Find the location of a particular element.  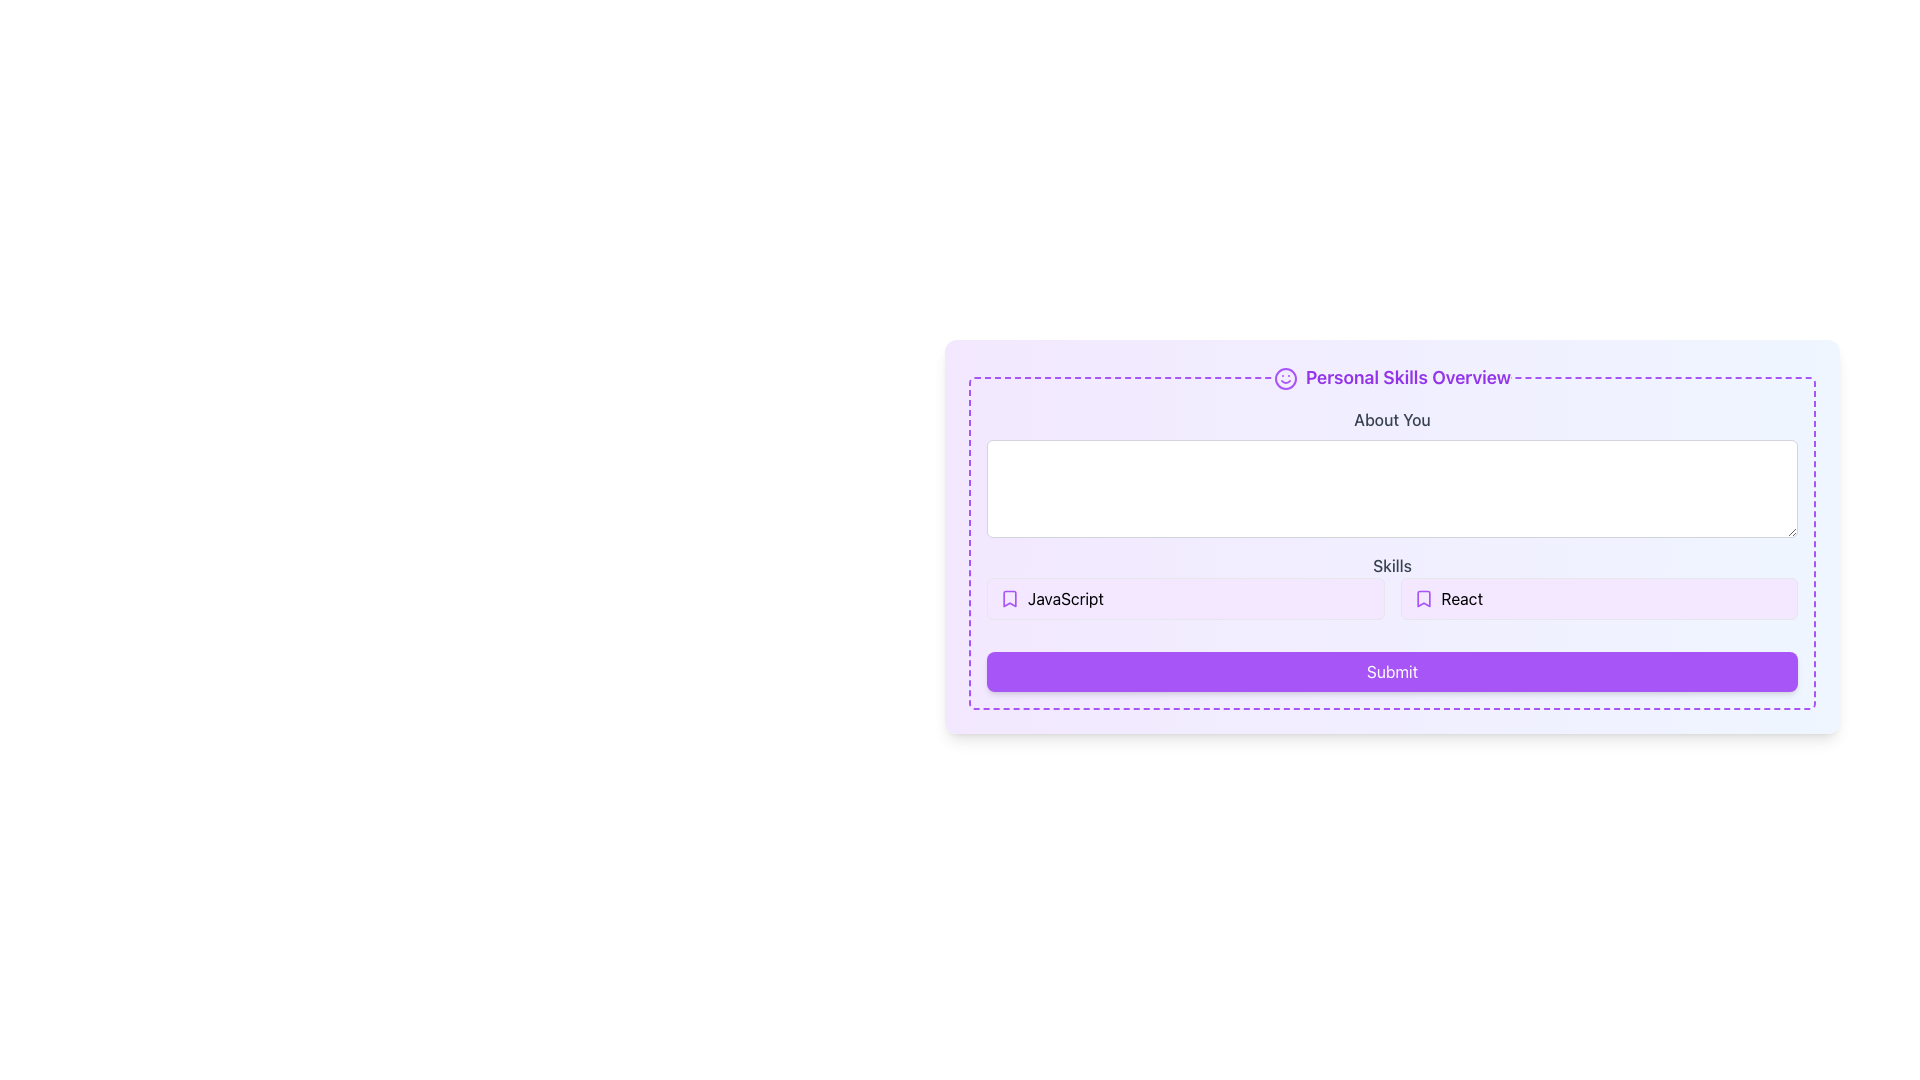

the bookmark-shaped icon with a purple outline located within the 'JavaScript' button in the 'Skills' section of the form is located at coordinates (1009, 597).